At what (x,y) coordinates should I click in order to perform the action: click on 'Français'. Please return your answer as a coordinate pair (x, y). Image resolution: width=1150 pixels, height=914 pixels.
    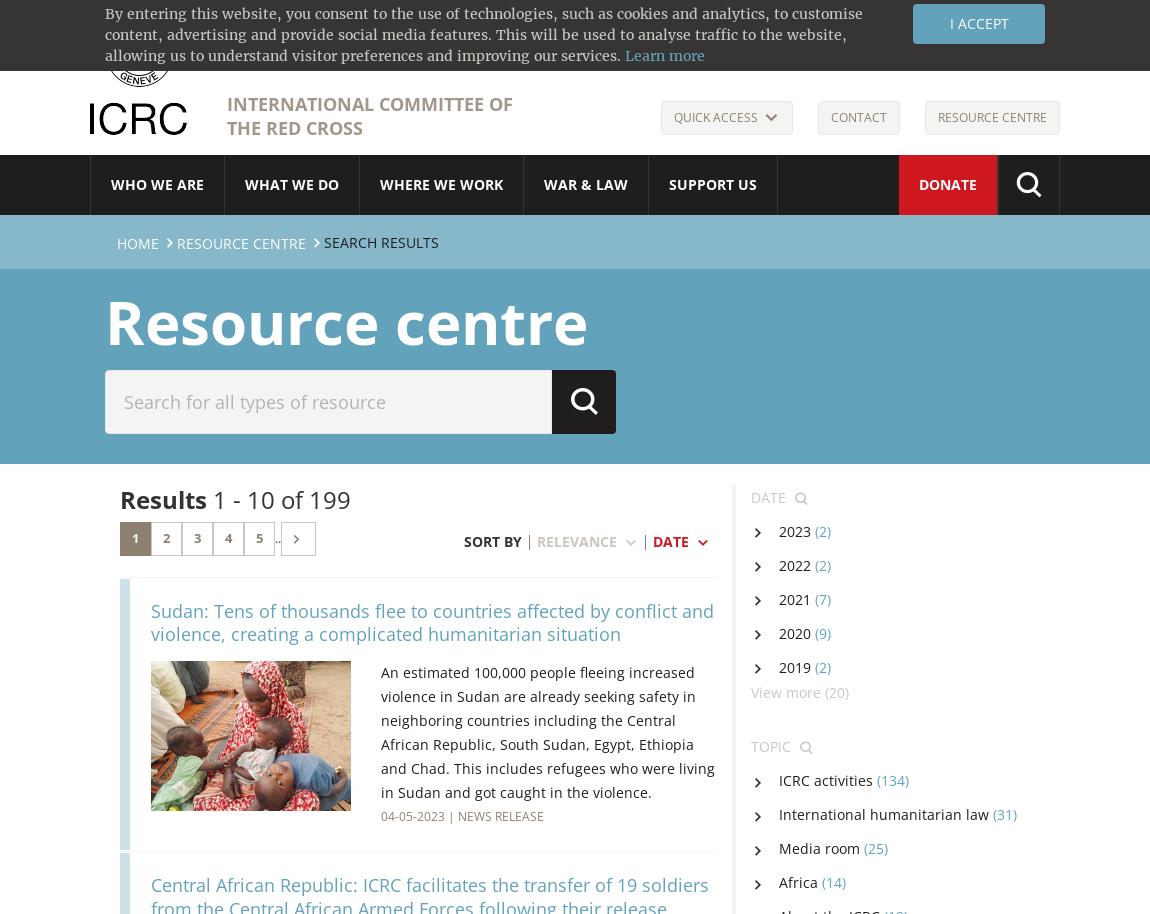
    Looking at the image, I should click on (779, 26).